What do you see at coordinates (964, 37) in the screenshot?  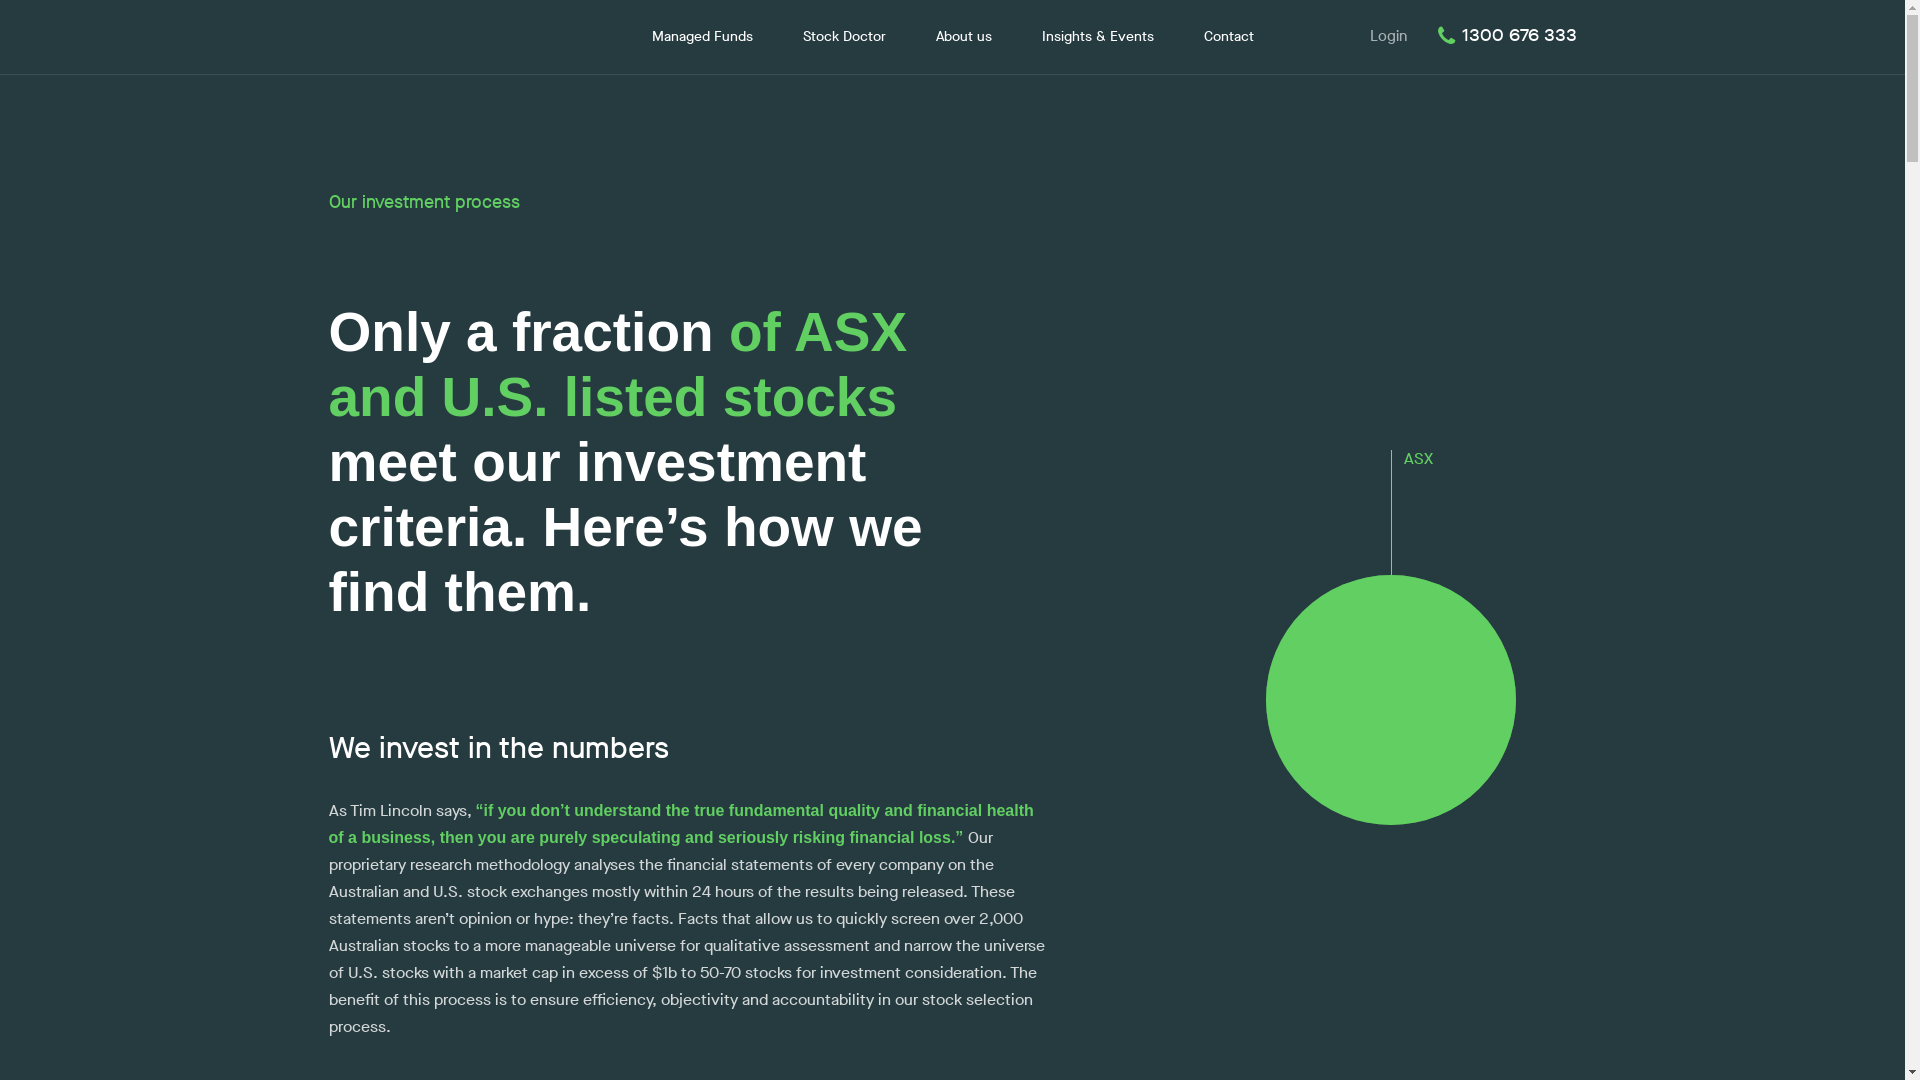 I see `'About us'` at bounding box center [964, 37].